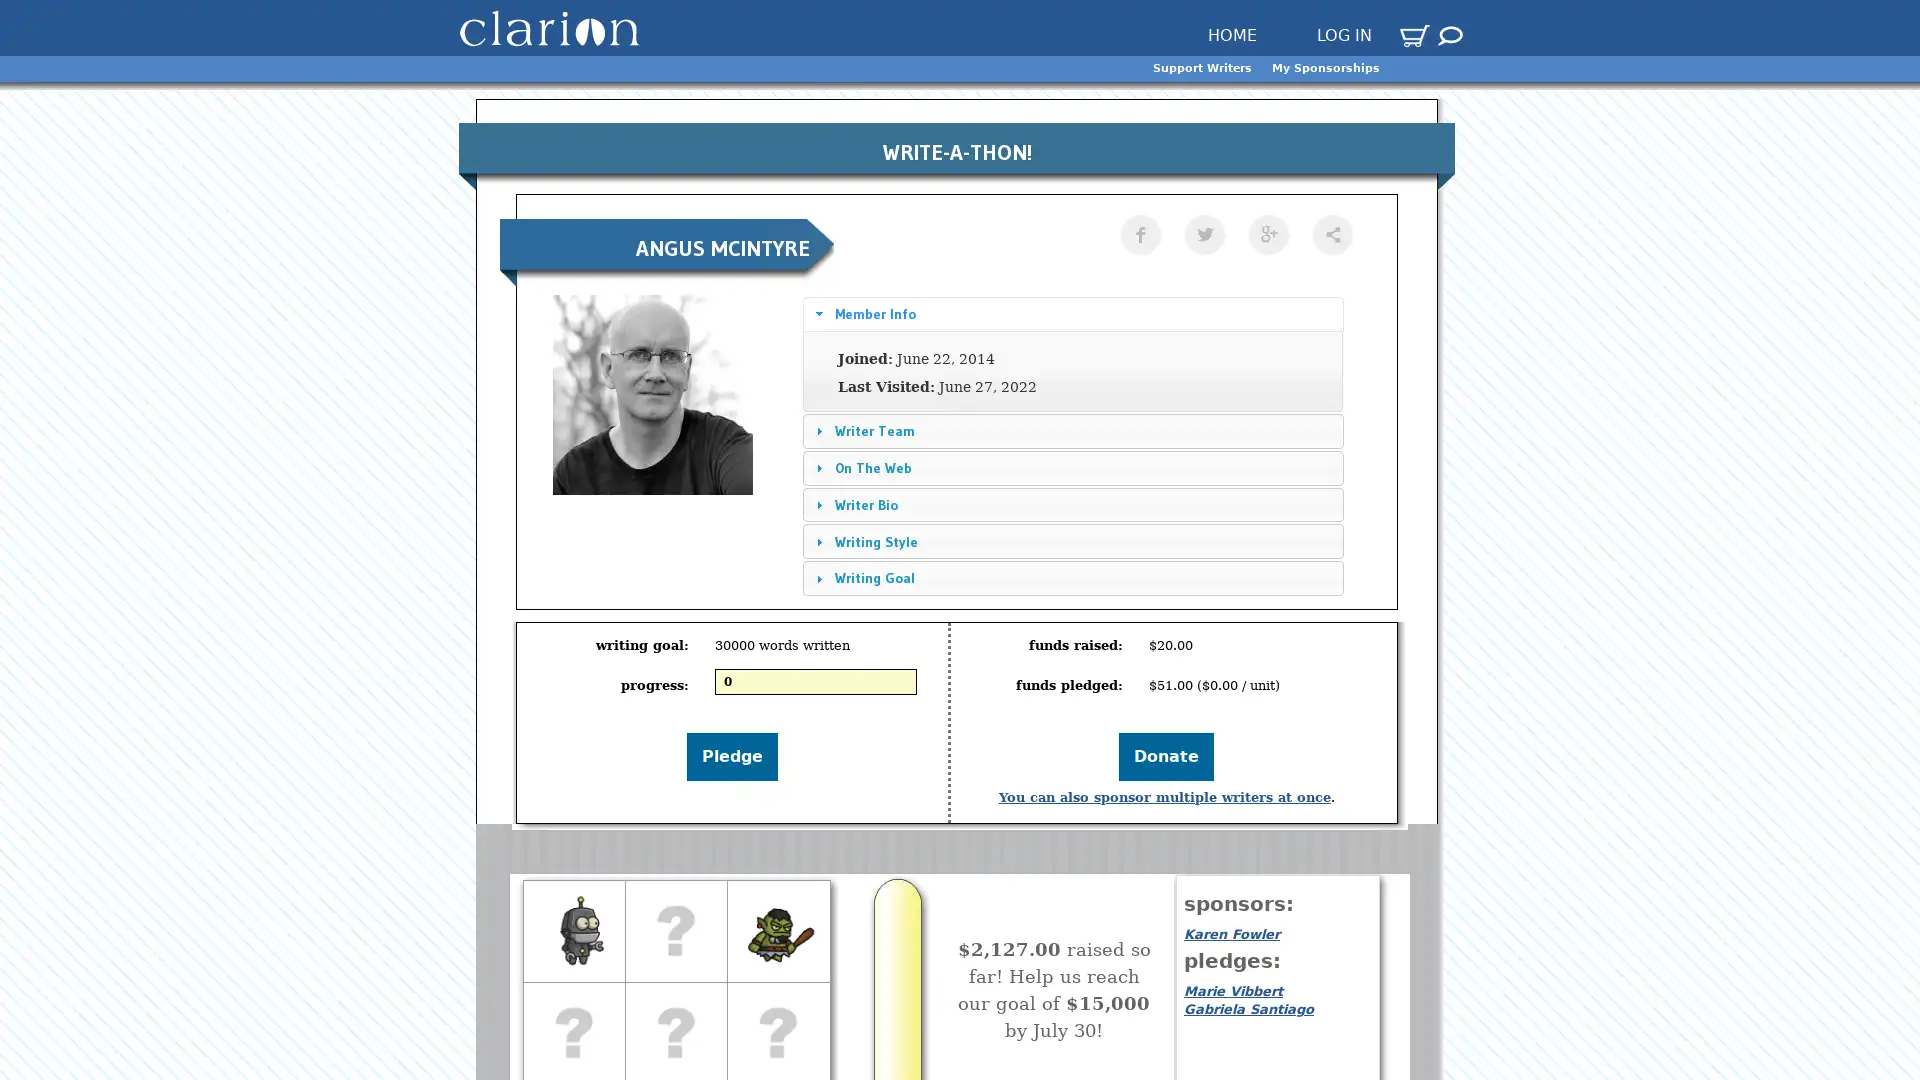 Image resolution: width=1920 pixels, height=1080 pixels. I want to click on Pledge, so click(731, 756).